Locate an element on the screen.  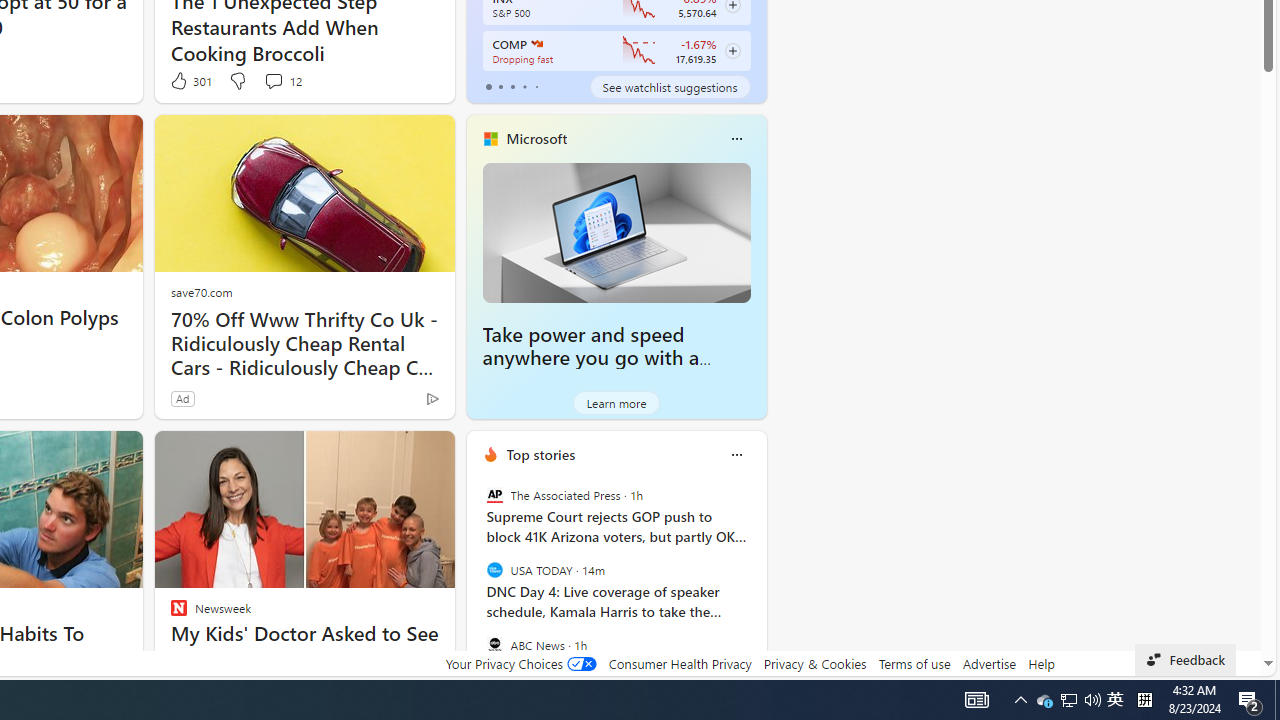
'View comments 12 Comment' is located at coordinates (281, 80).